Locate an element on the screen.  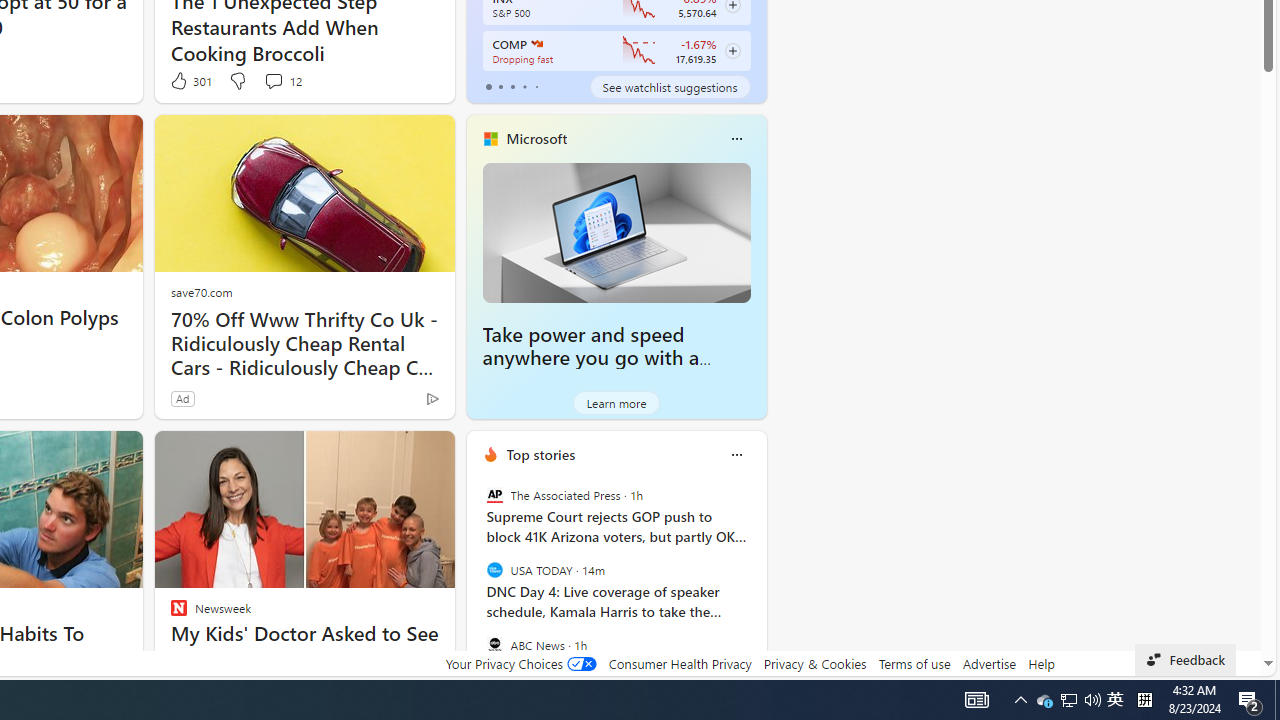
'View comments 12 Comment' is located at coordinates (281, 80).